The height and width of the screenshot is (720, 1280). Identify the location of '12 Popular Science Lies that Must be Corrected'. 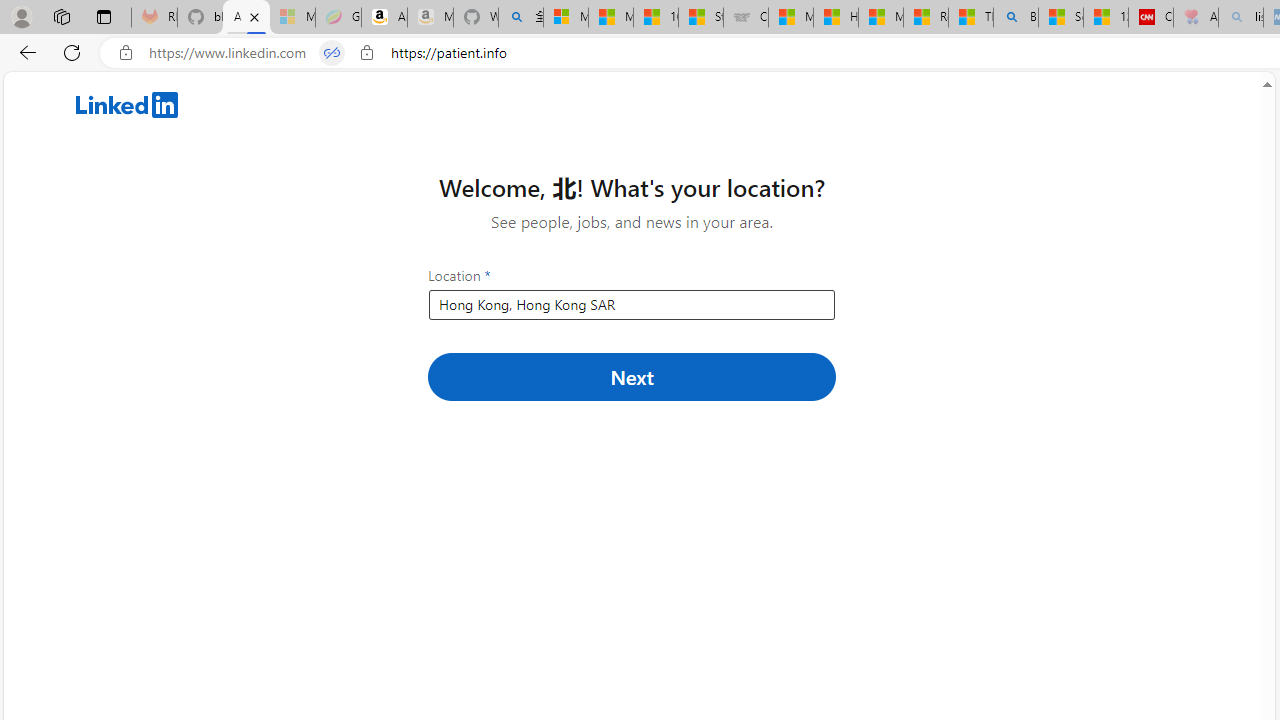
(1104, 17).